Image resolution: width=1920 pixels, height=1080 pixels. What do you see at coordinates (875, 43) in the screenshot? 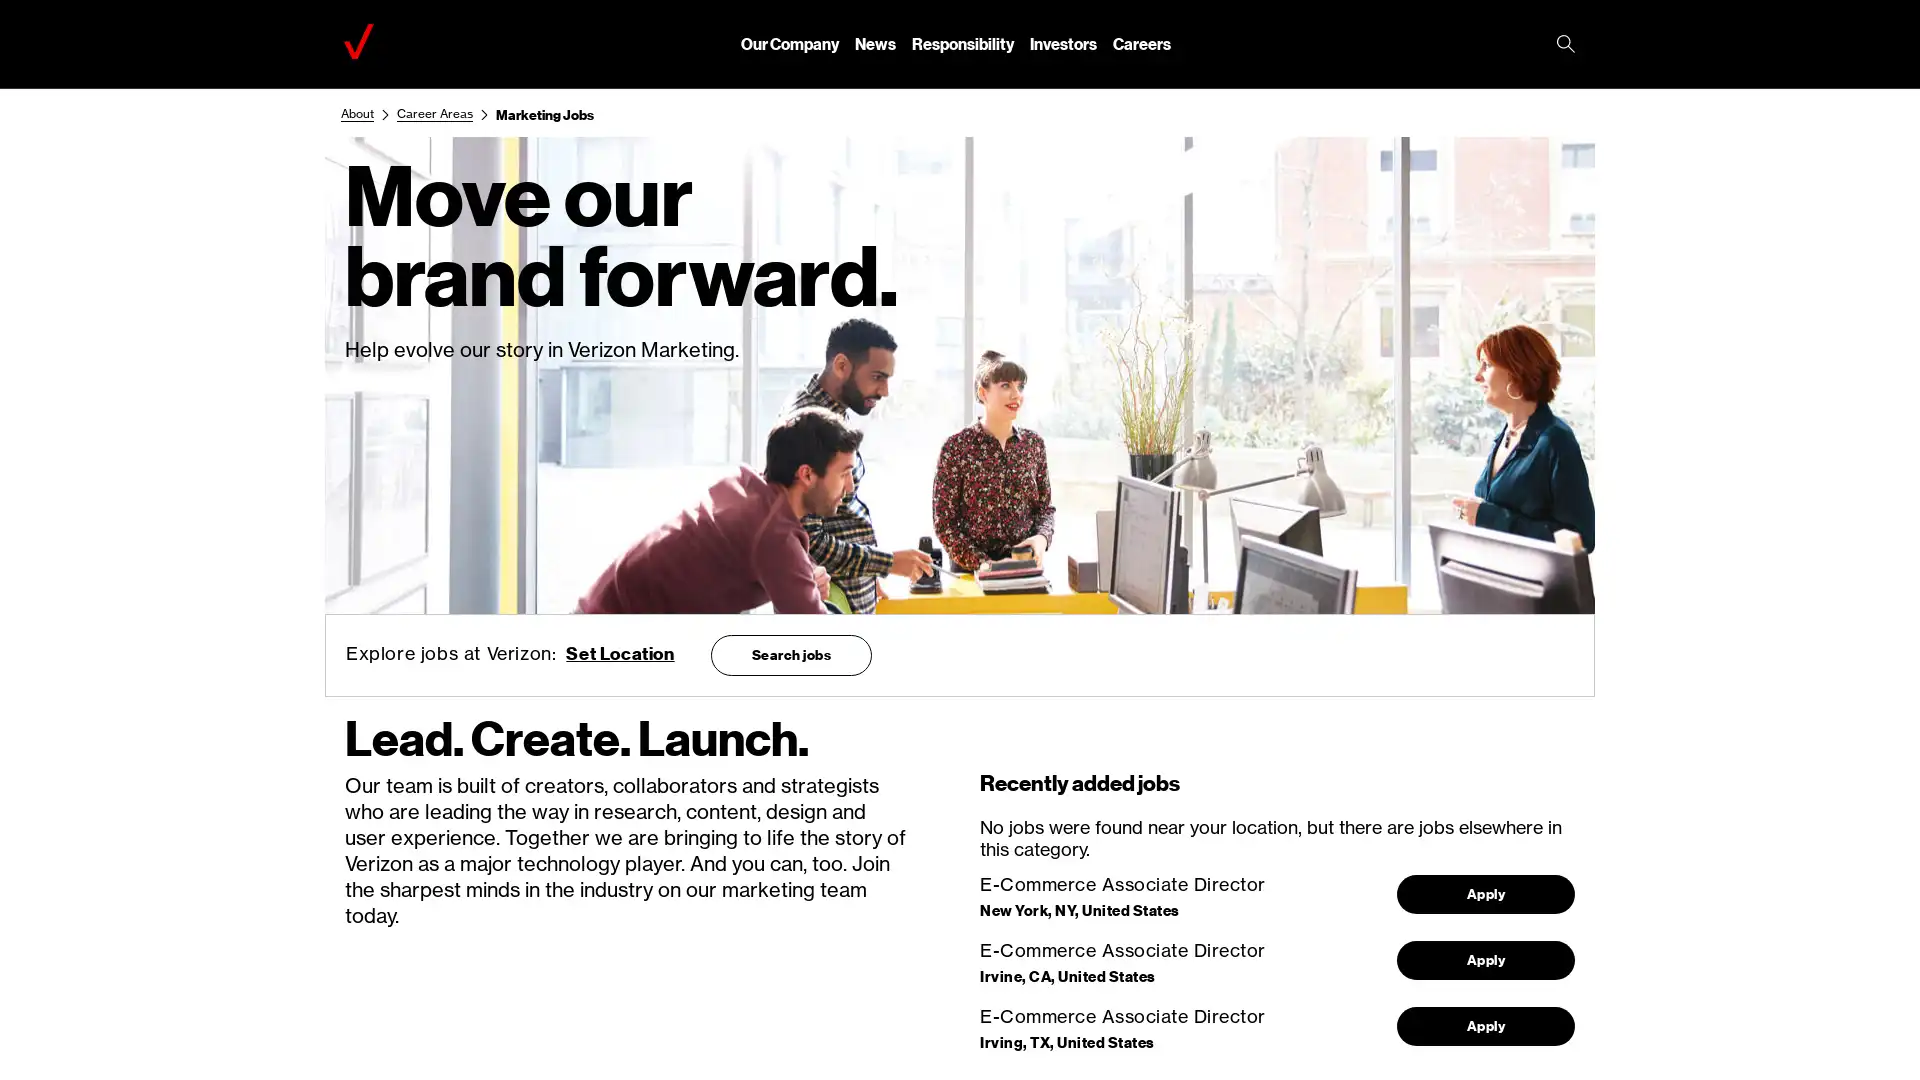
I see `News Menu List` at bounding box center [875, 43].